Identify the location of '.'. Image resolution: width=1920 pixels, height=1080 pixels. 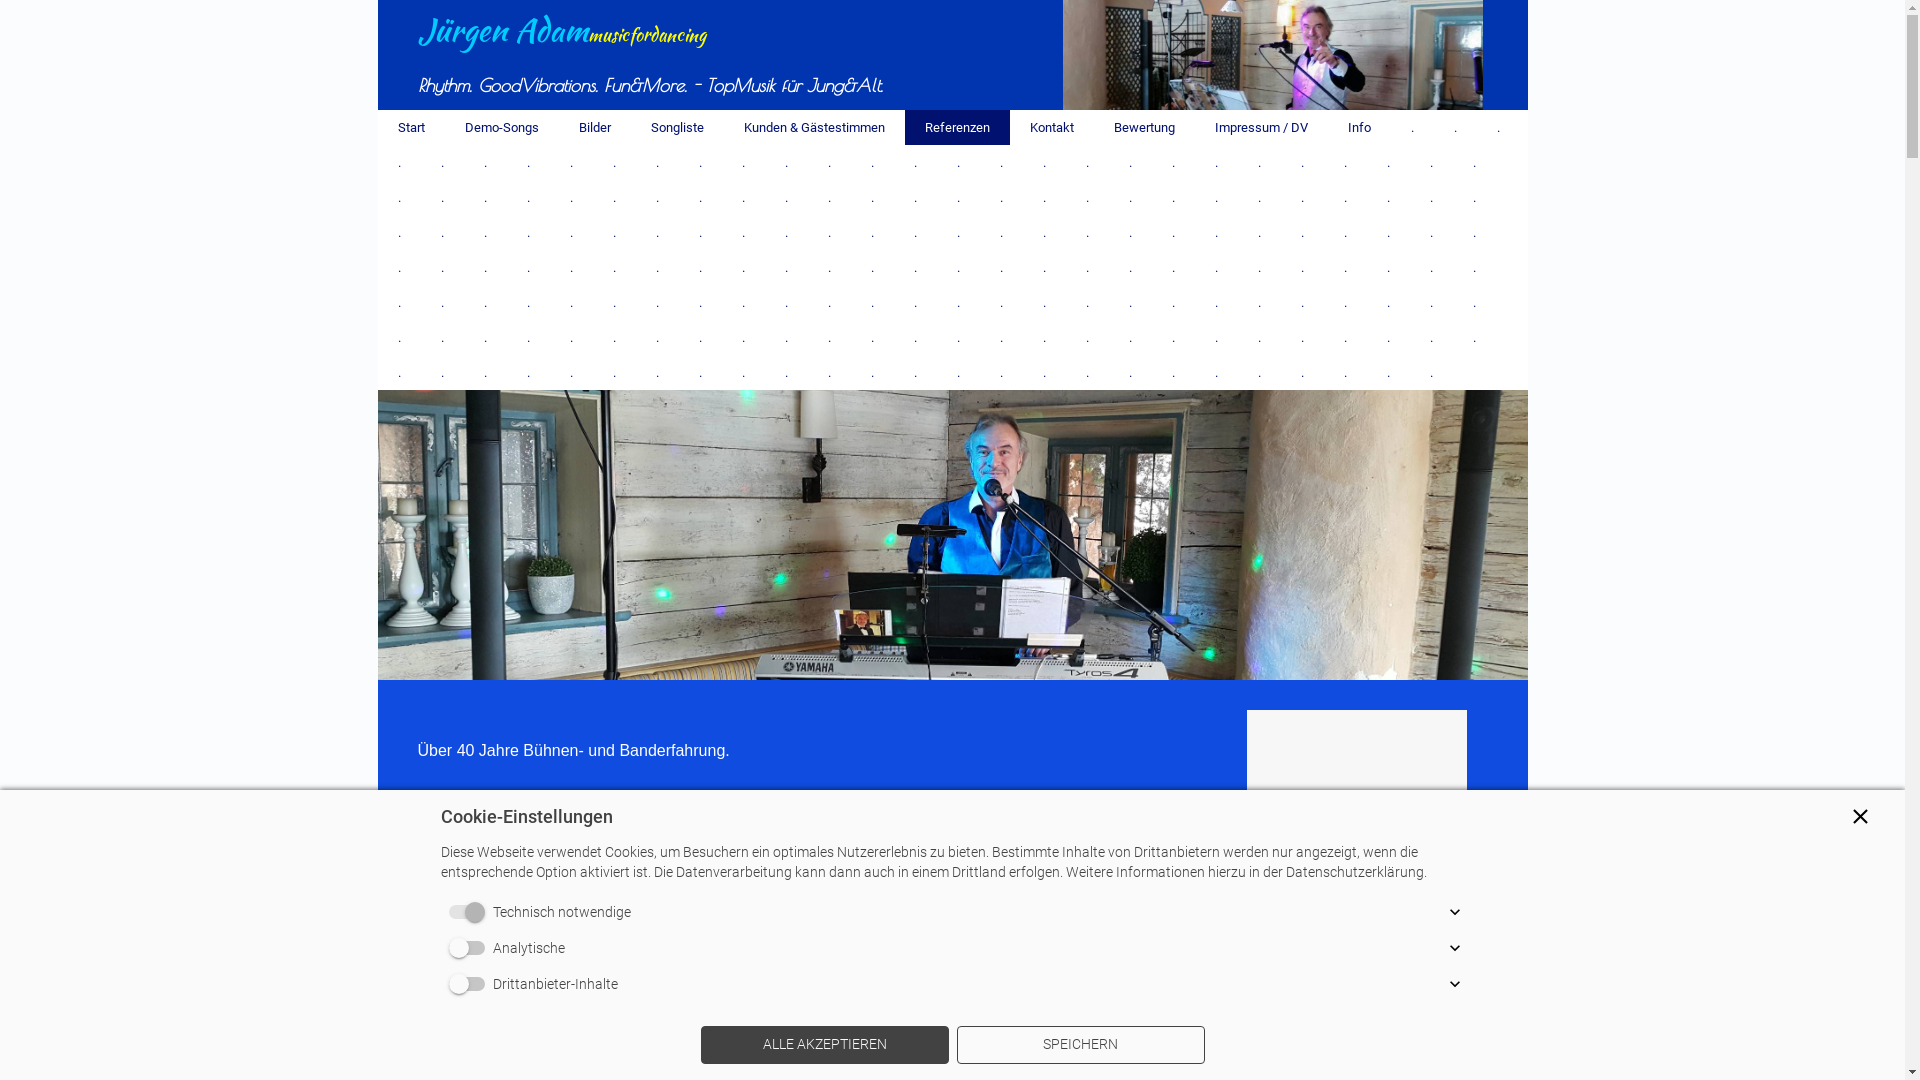
(1430, 161).